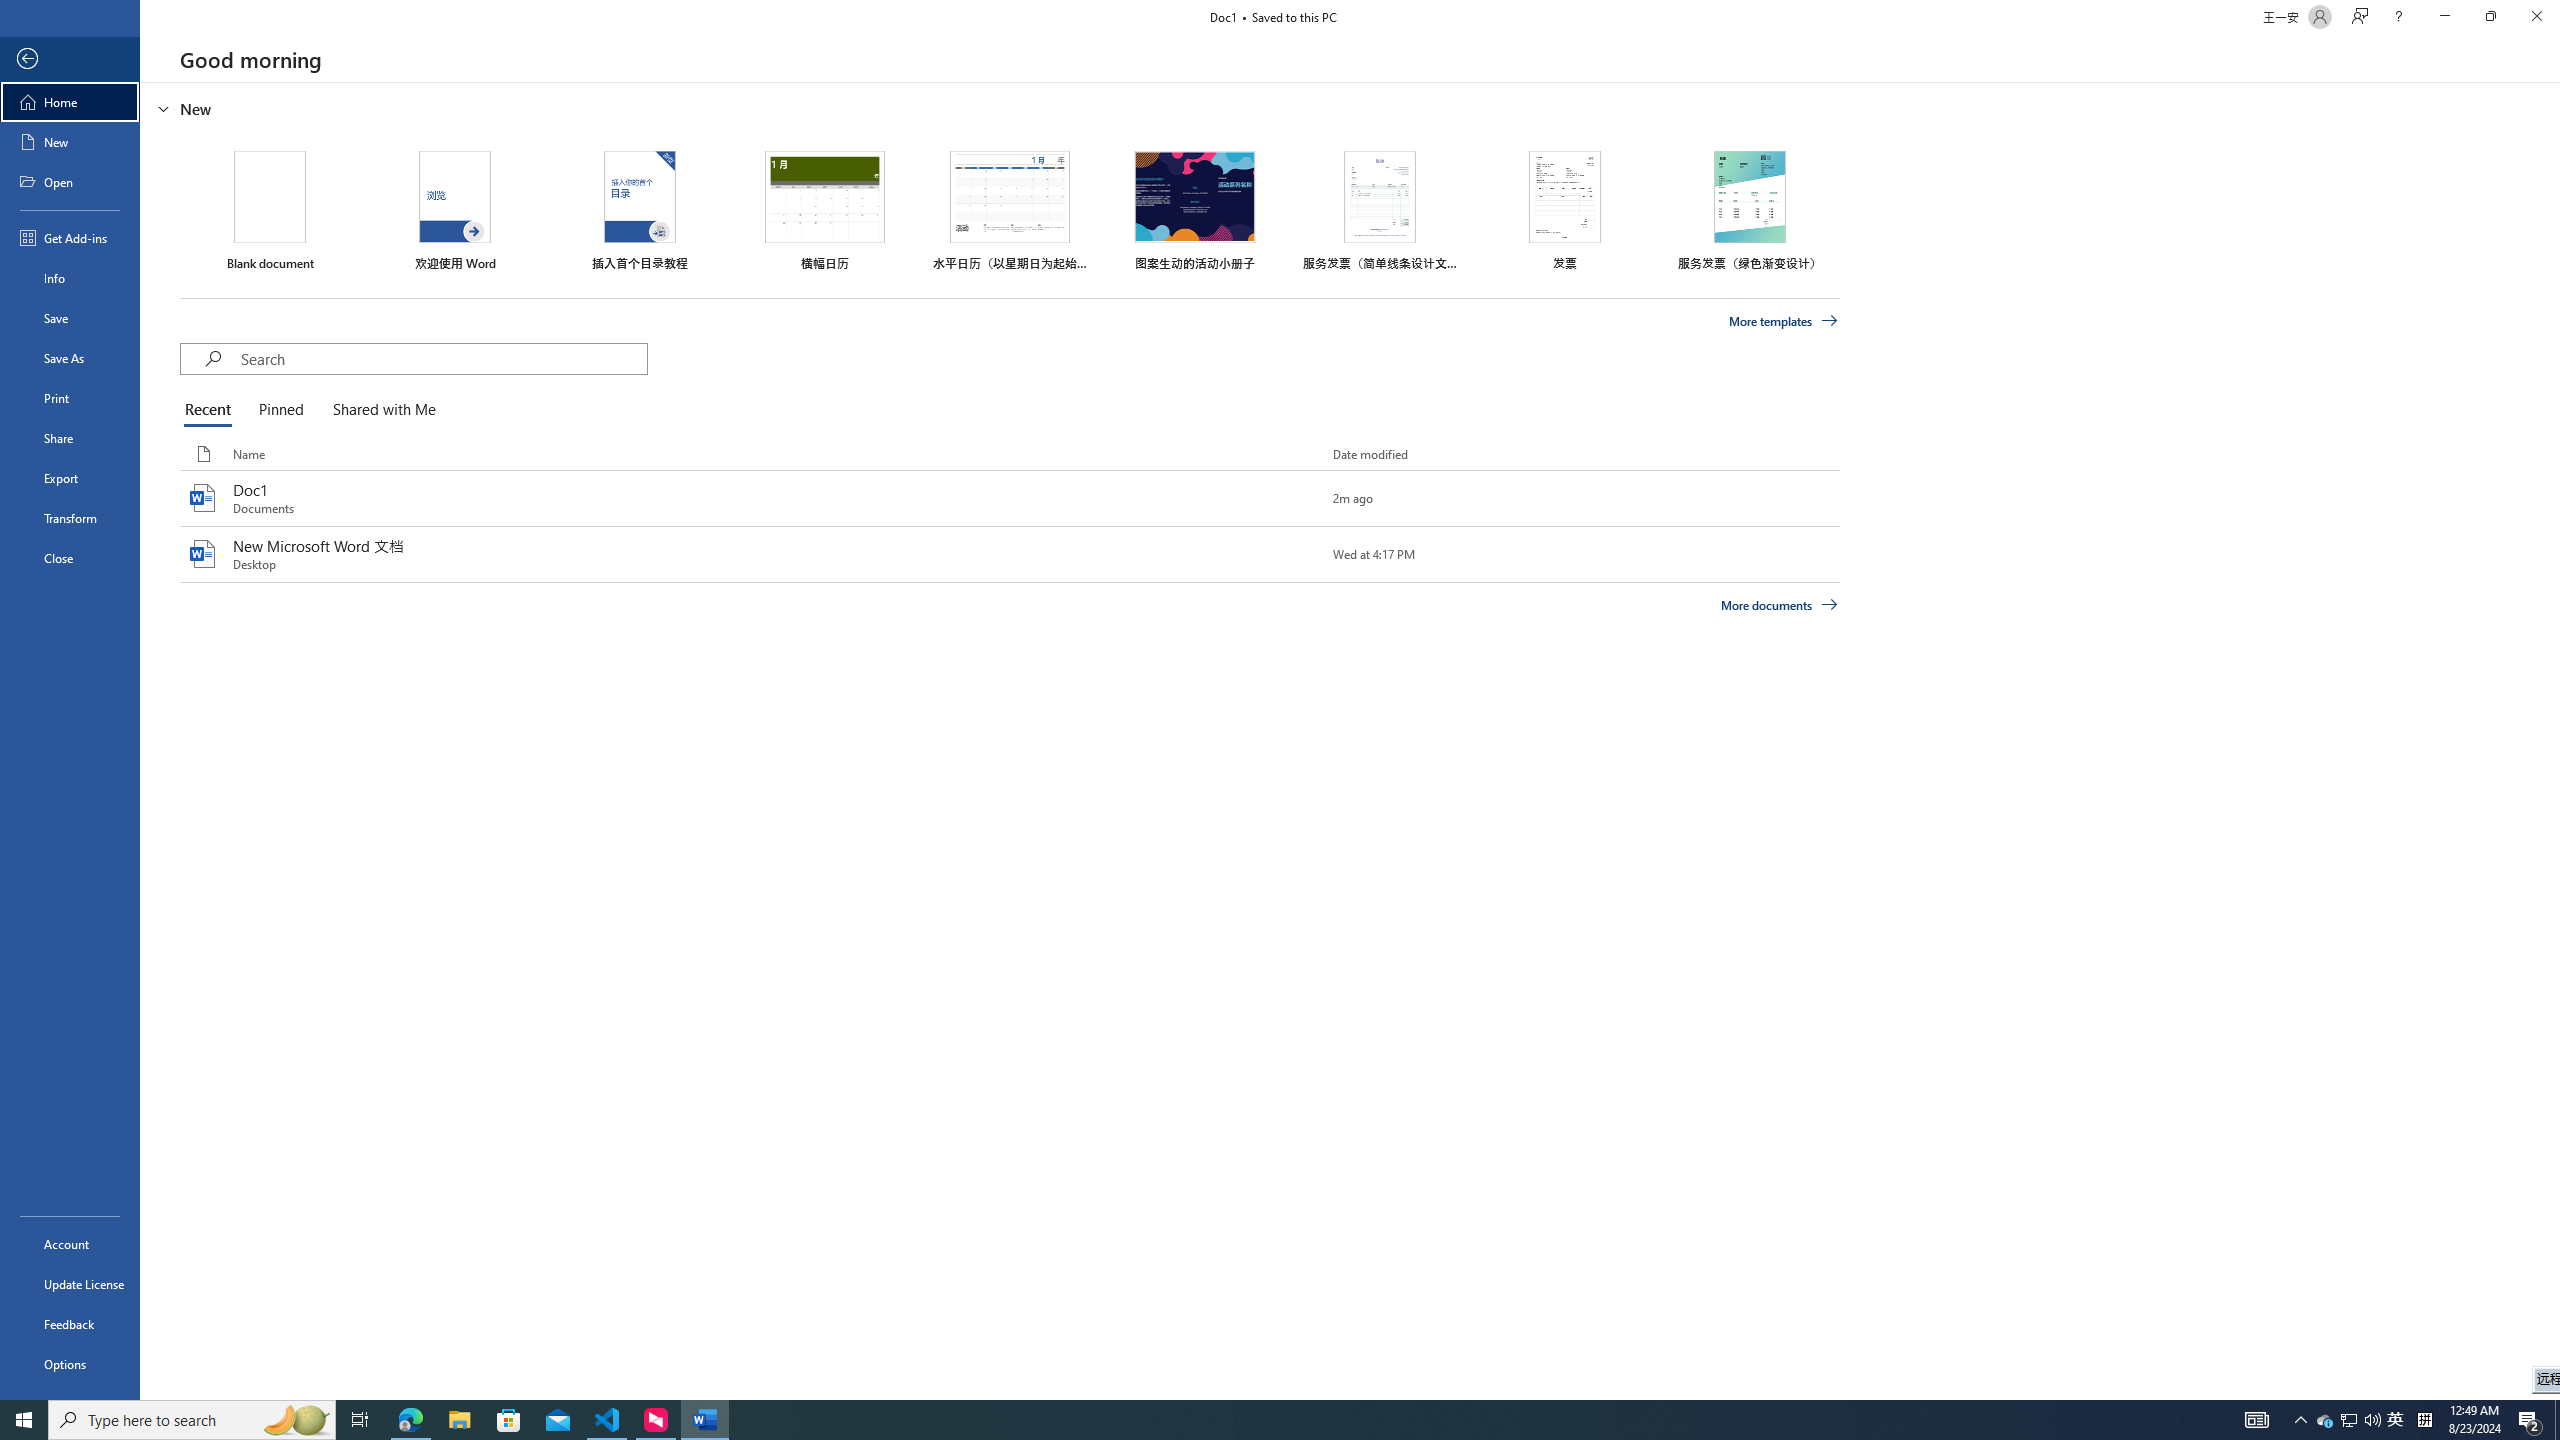 This screenshot has width=2560, height=1440. What do you see at coordinates (69, 58) in the screenshot?
I see `'Back'` at bounding box center [69, 58].